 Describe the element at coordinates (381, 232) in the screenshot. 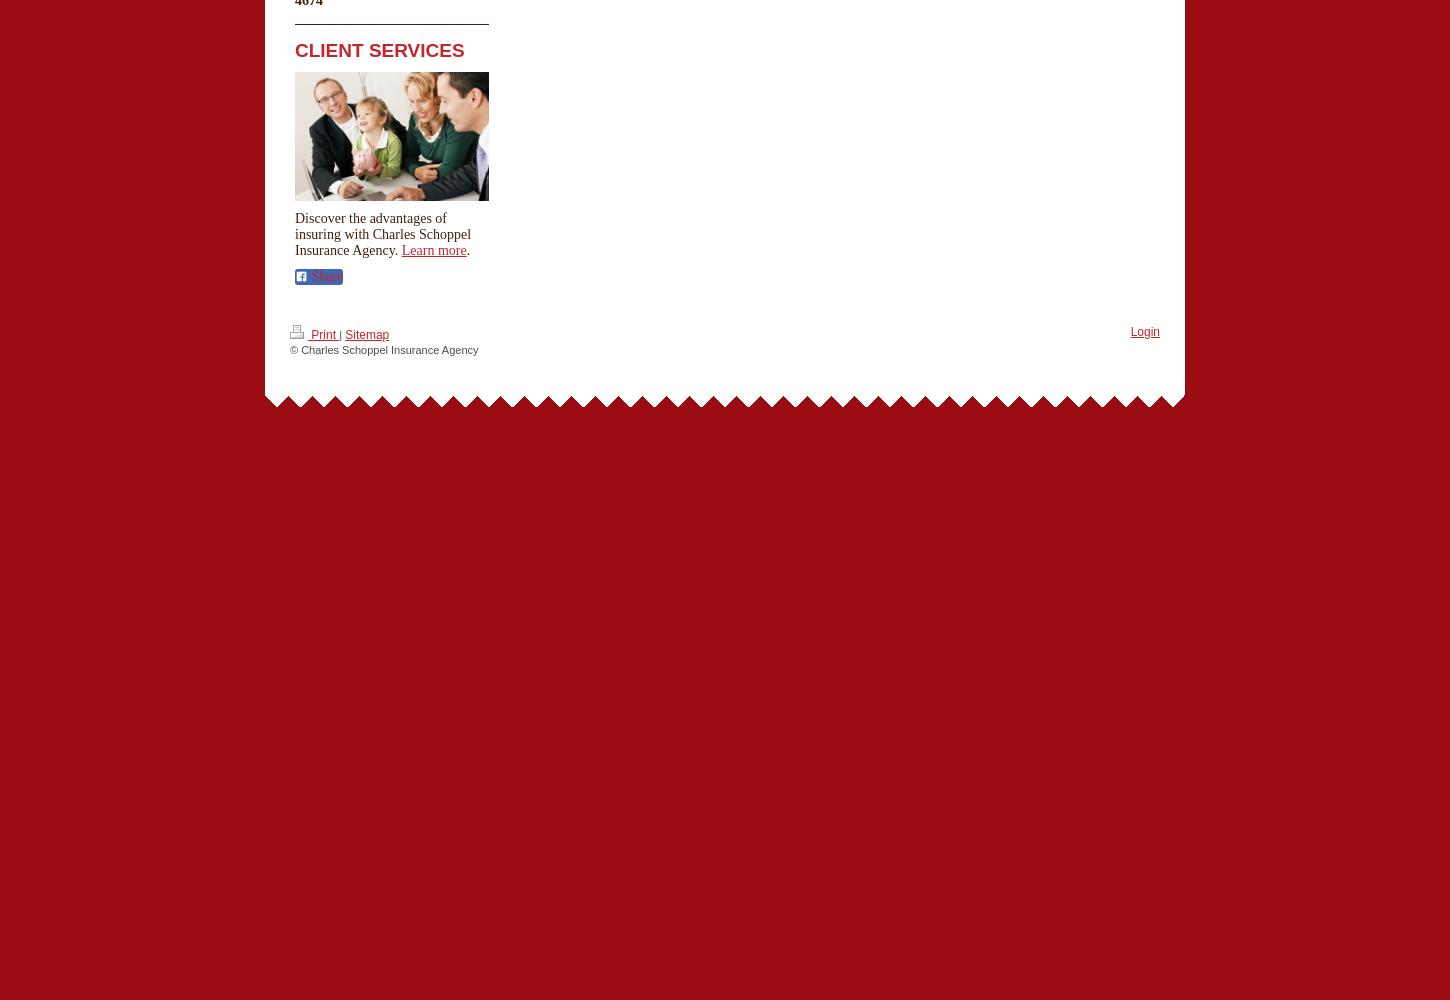

I see `'Discover the advantages of insuring with Charles Schoppel Insurance Agency.'` at that location.